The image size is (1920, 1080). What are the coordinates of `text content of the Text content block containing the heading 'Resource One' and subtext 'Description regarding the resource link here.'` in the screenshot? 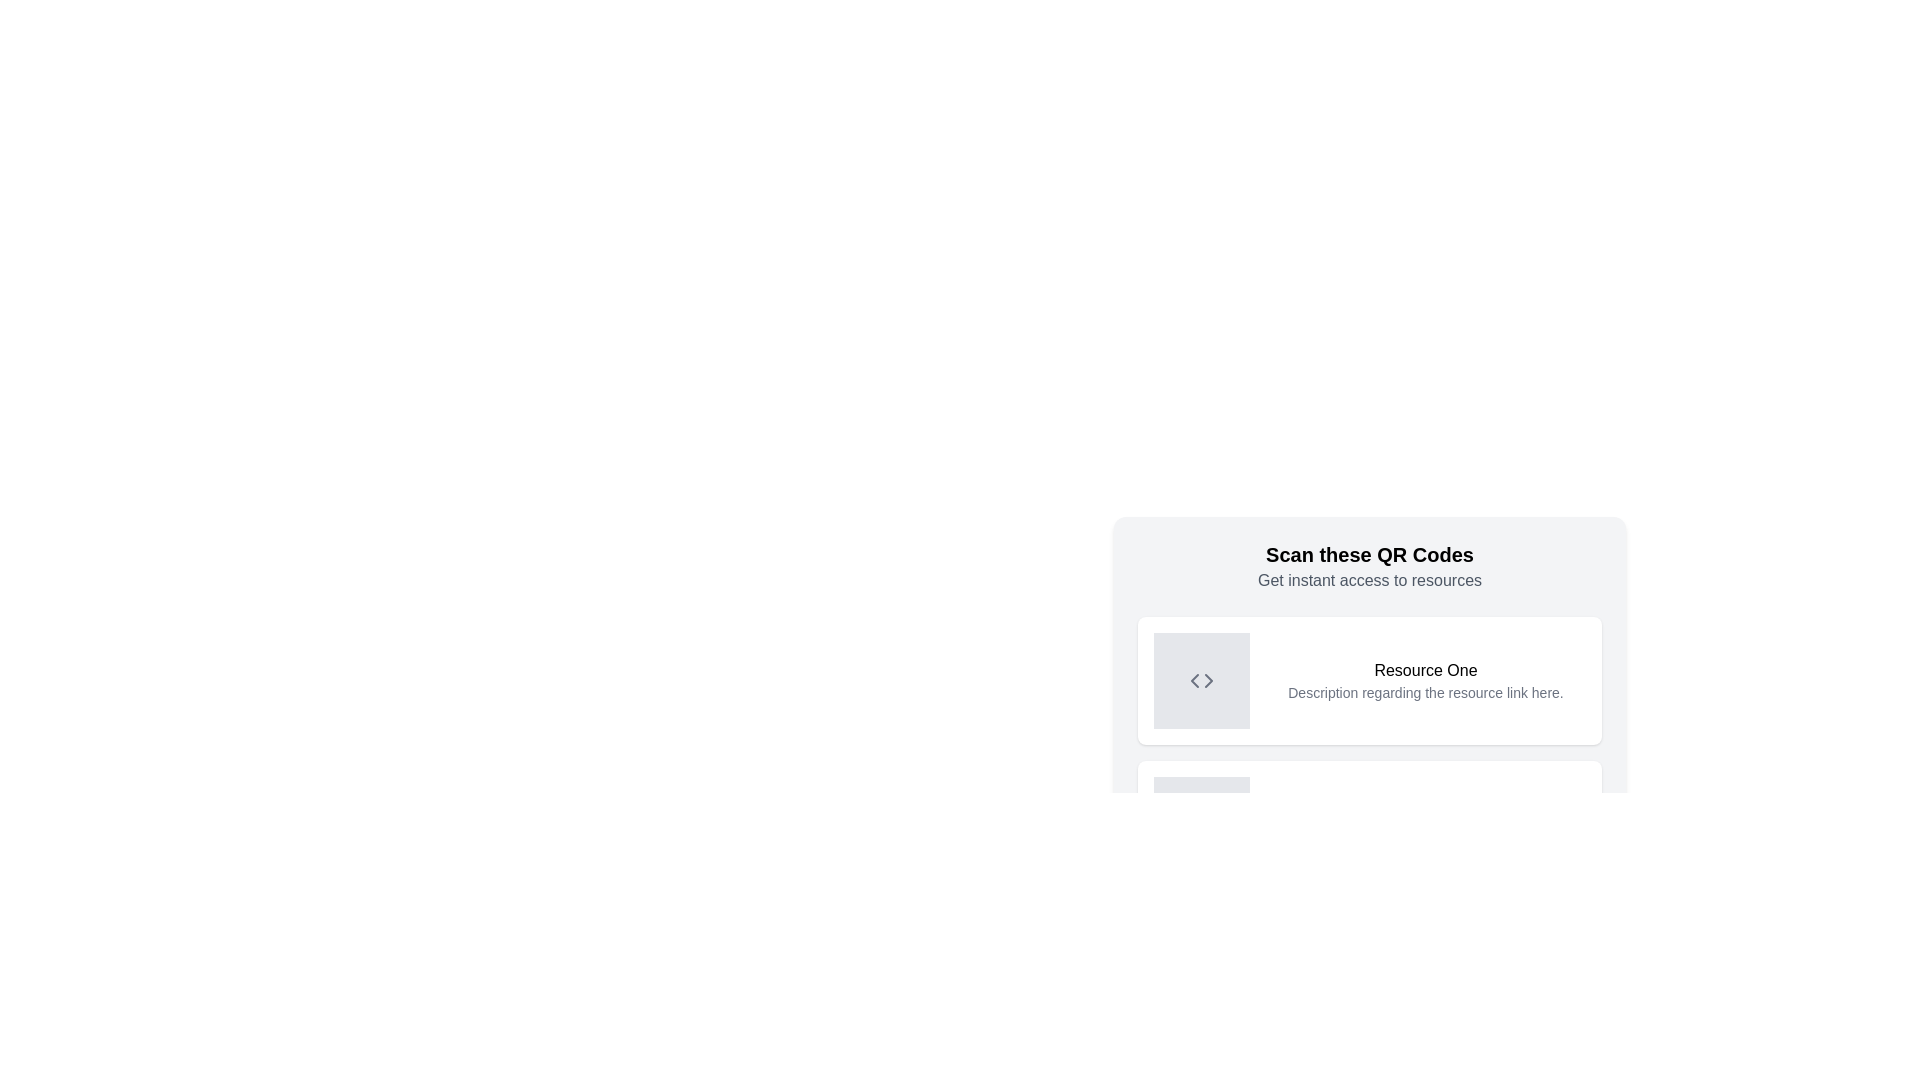 It's located at (1424, 680).